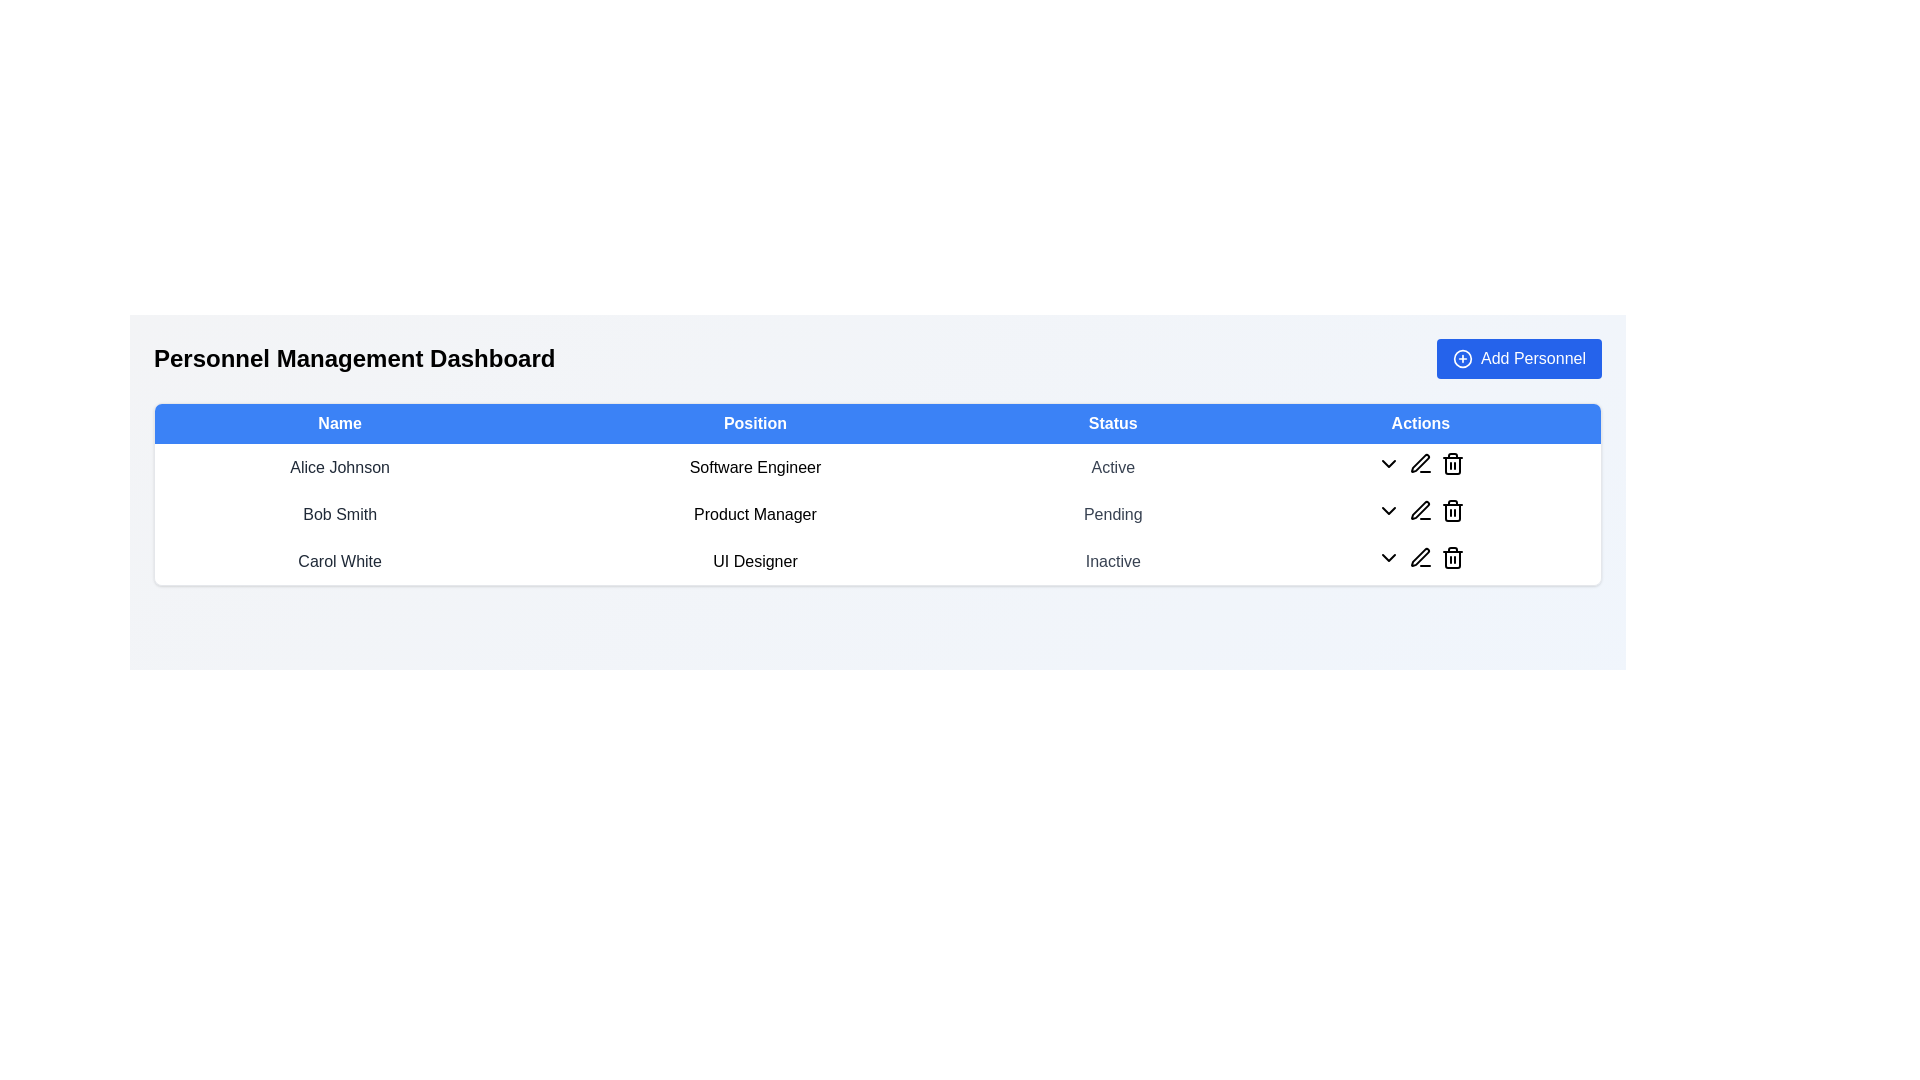  What do you see at coordinates (1419, 509) in the screenshot?
I see `the edit button located in the 'Actions' column of the 'Pending' row in the table to modify the associated entry` at bounding box center [1419, 509].